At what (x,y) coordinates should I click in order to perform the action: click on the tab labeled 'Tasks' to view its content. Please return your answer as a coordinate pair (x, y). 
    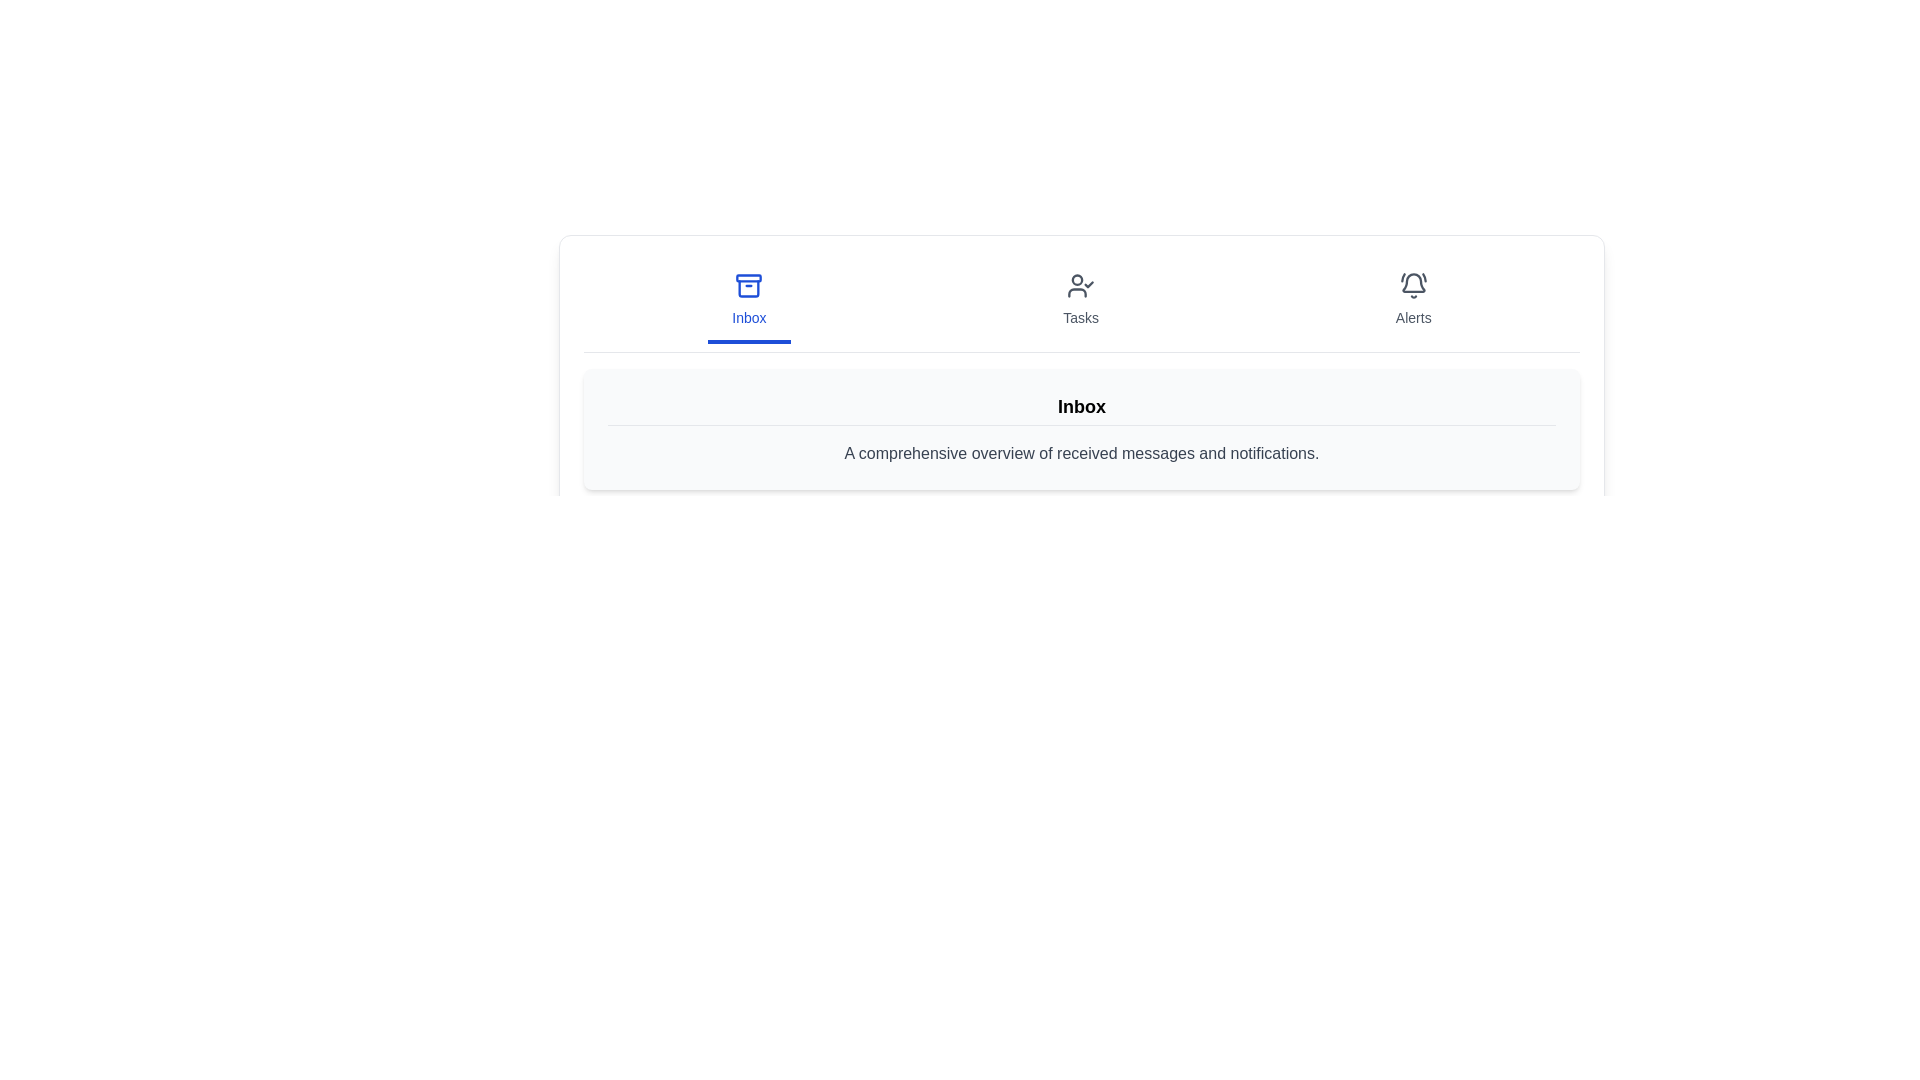
    Looking at the image, I should click on (1080, 301).